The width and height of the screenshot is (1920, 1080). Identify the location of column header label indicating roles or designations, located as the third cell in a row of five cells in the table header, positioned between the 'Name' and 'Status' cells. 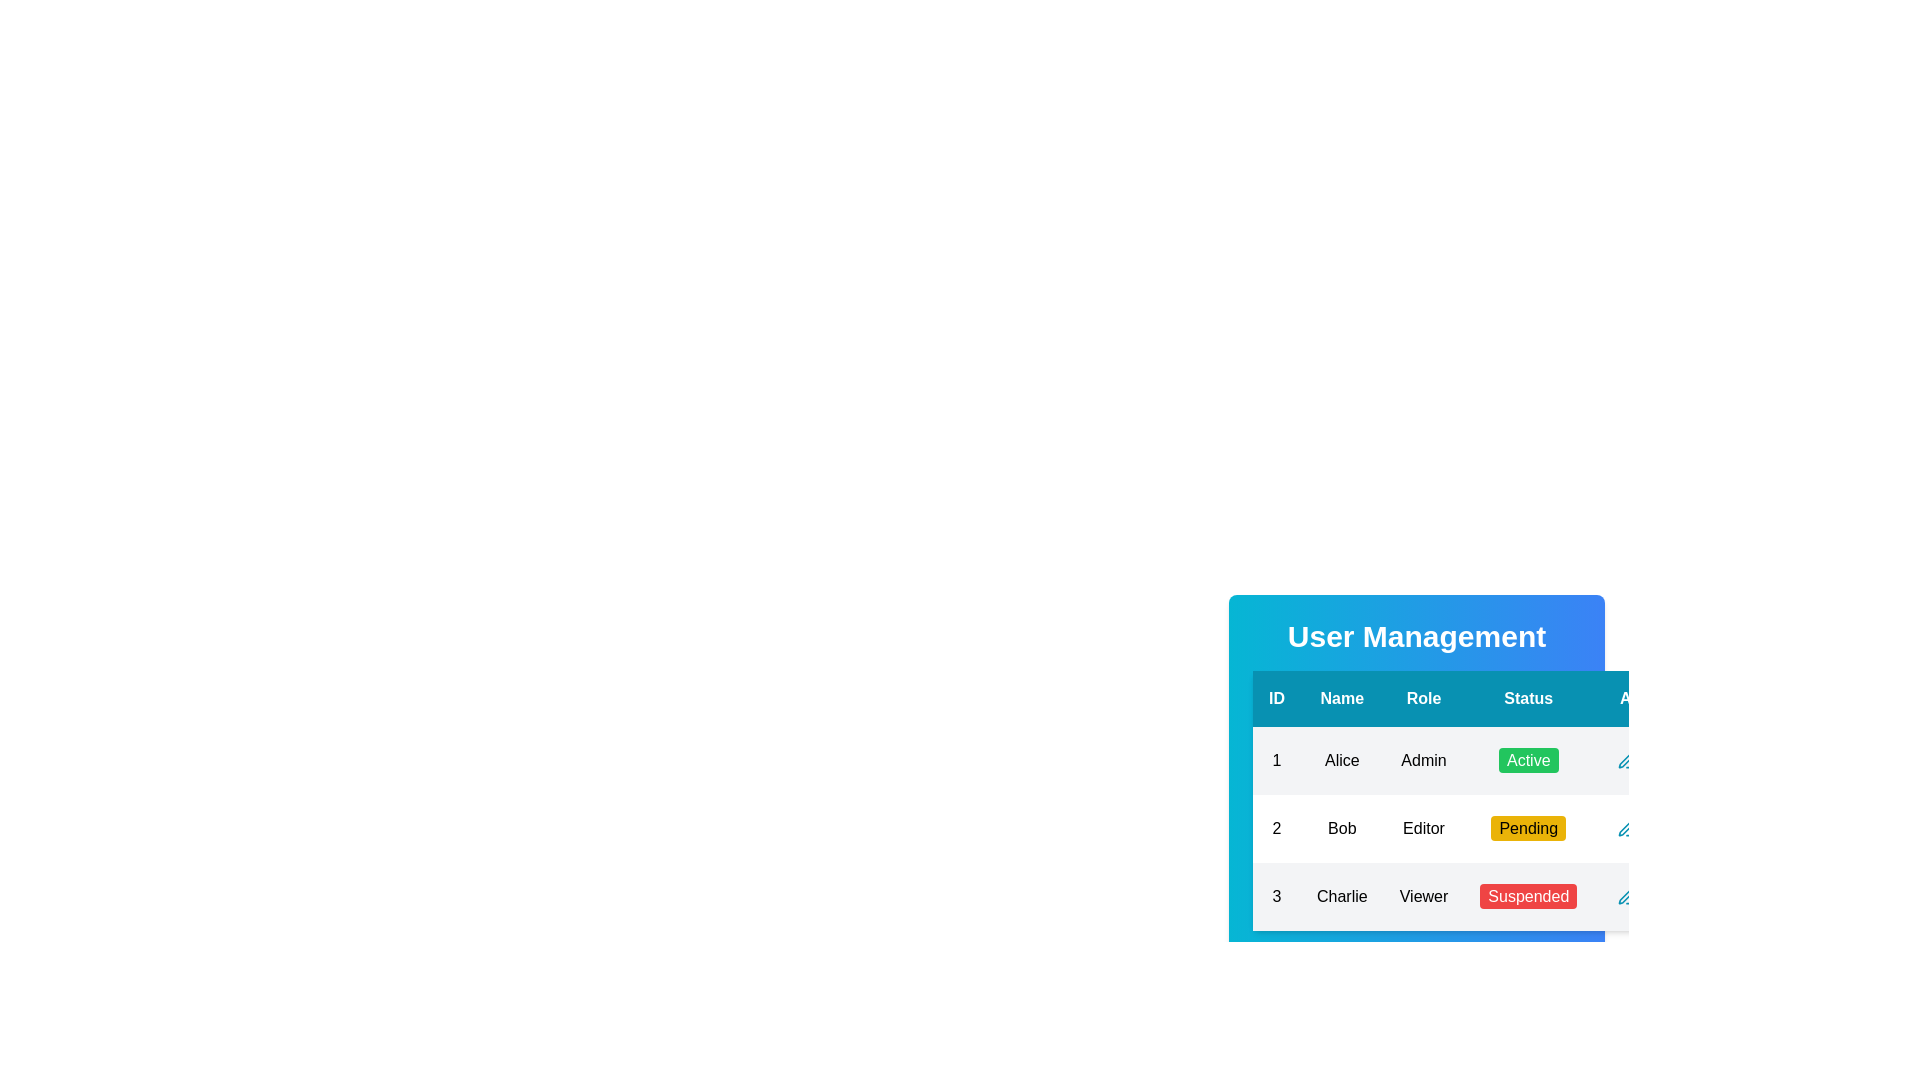
(1423, 697).